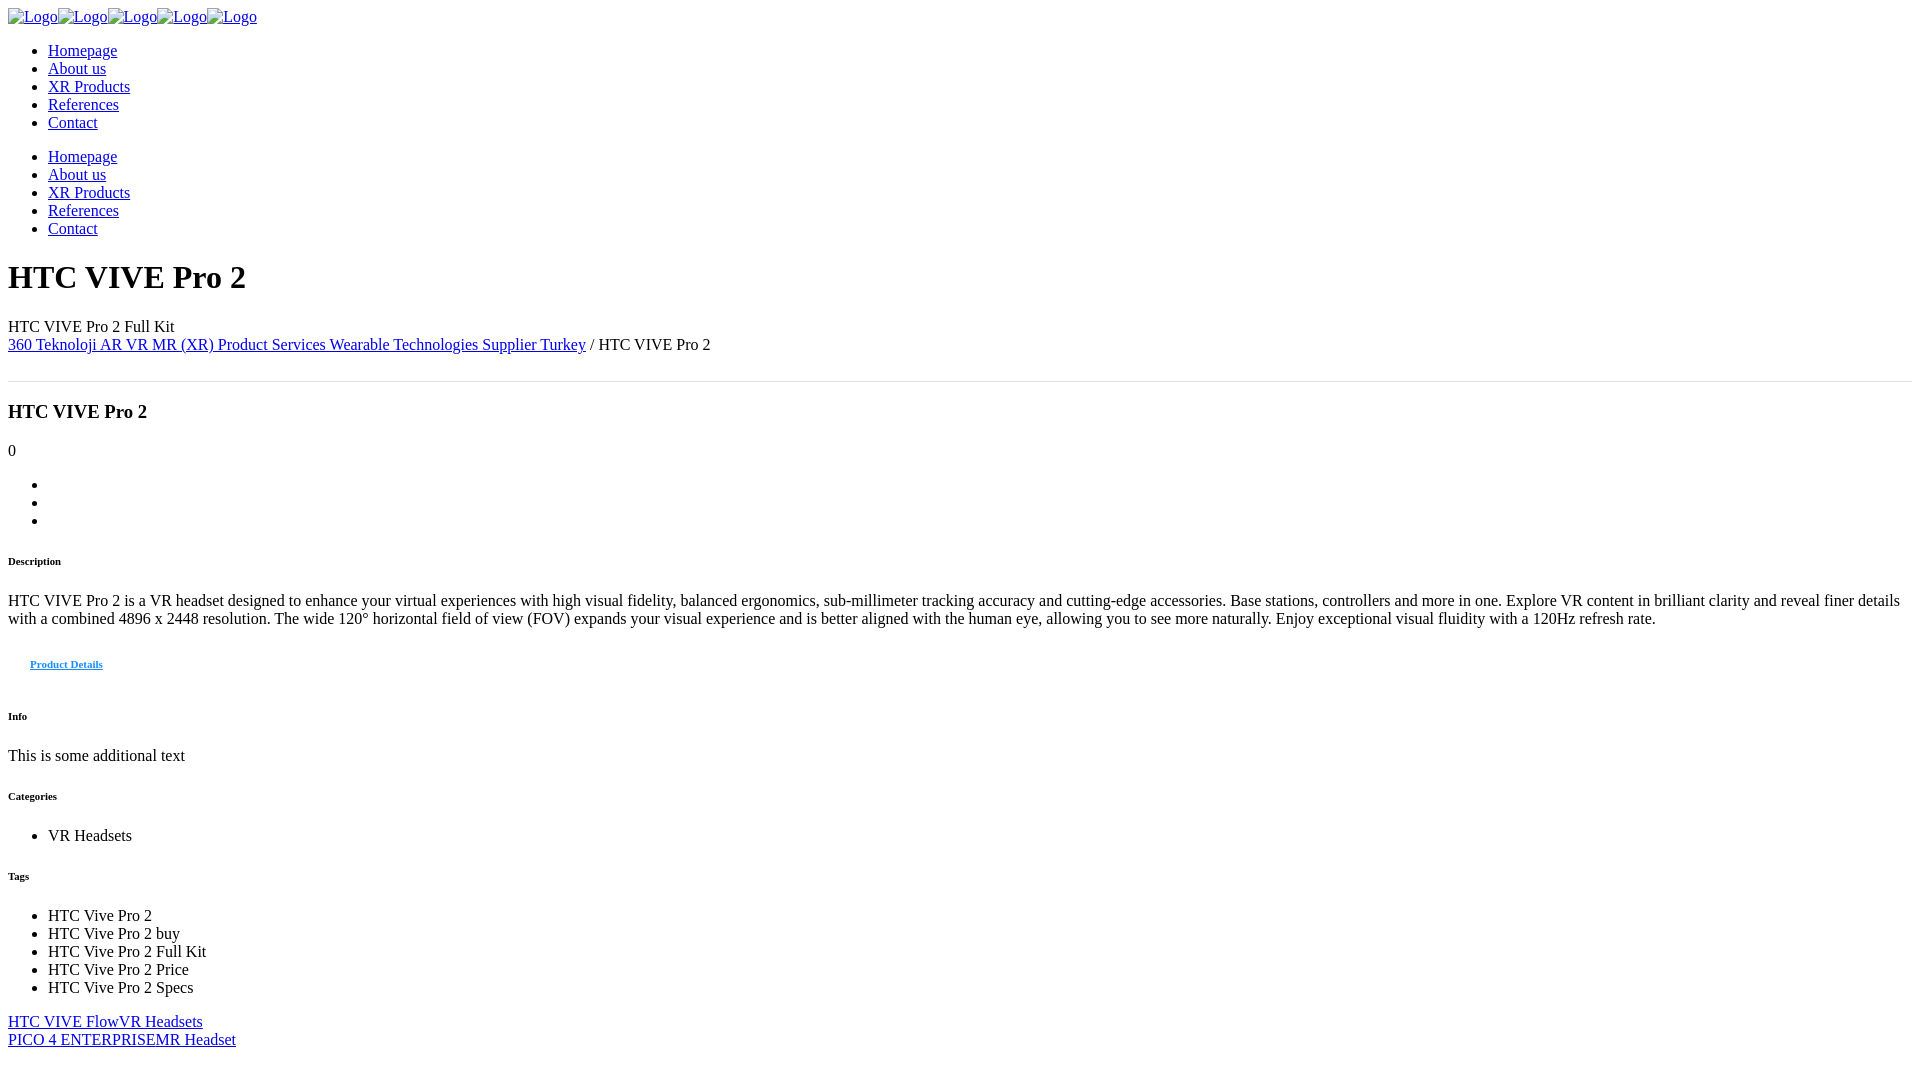  Describe the element at coordinates (72, 122) in the screenshot. I see `'Contact'` at that location.